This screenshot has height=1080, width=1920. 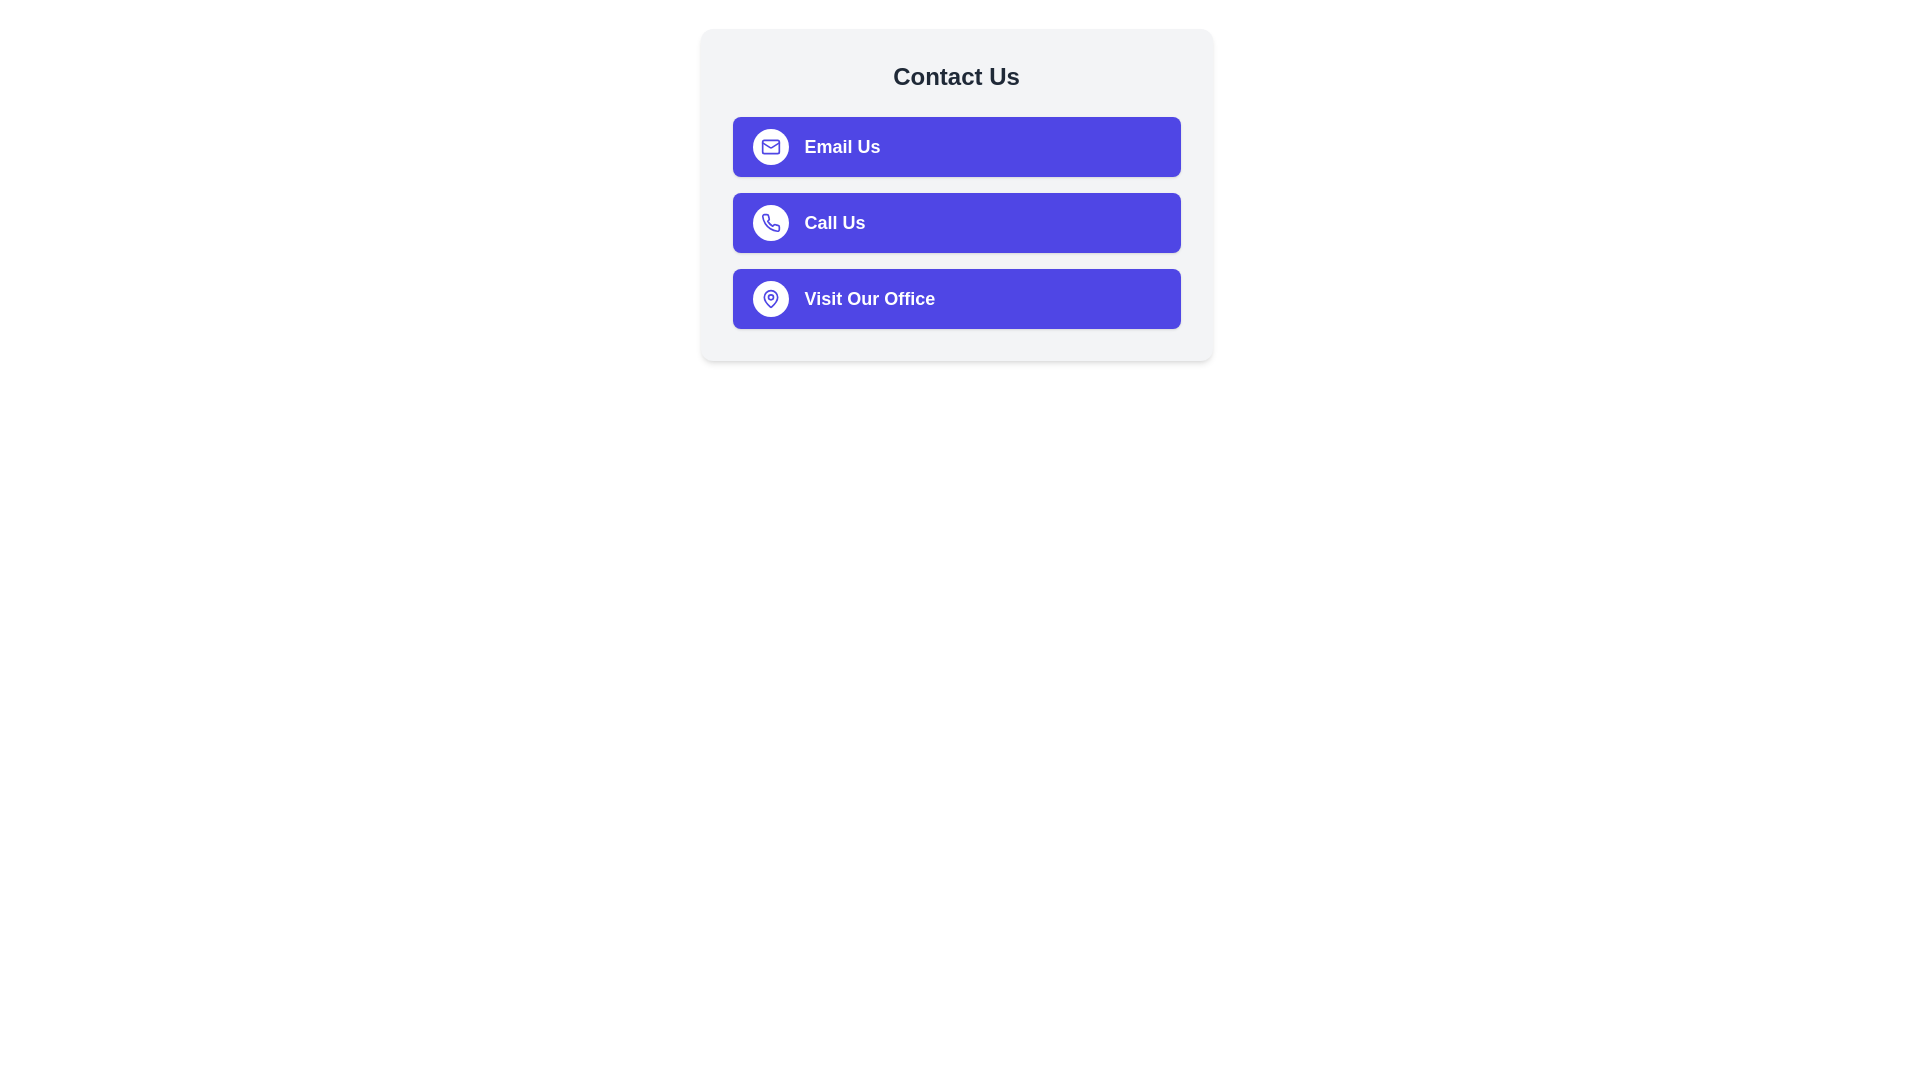 What do you see at coordinates (955, 195) in the screenshot?
I see `the purple 'Call Us' button with white text and a phone icon to initiate a call` at bounding box center [955, 195].